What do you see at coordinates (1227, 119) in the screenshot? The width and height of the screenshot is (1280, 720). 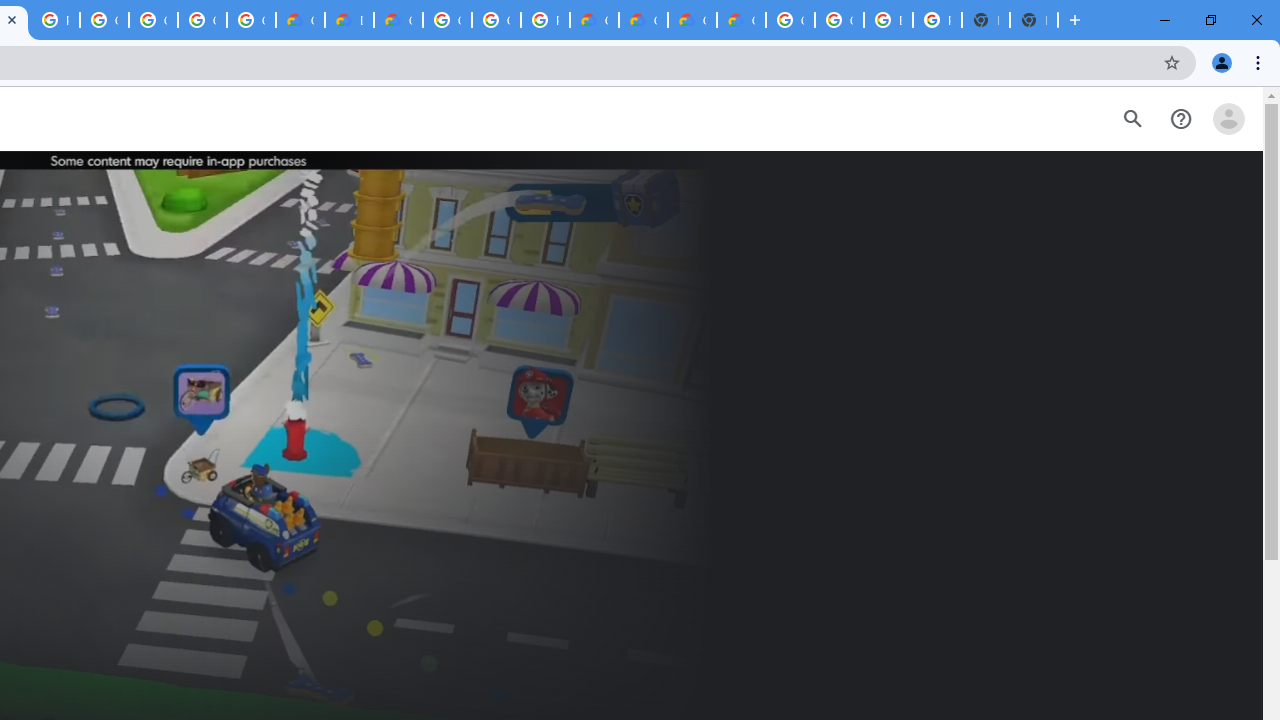 I see `'Open account menu'` at bounding box center [1227, 119].